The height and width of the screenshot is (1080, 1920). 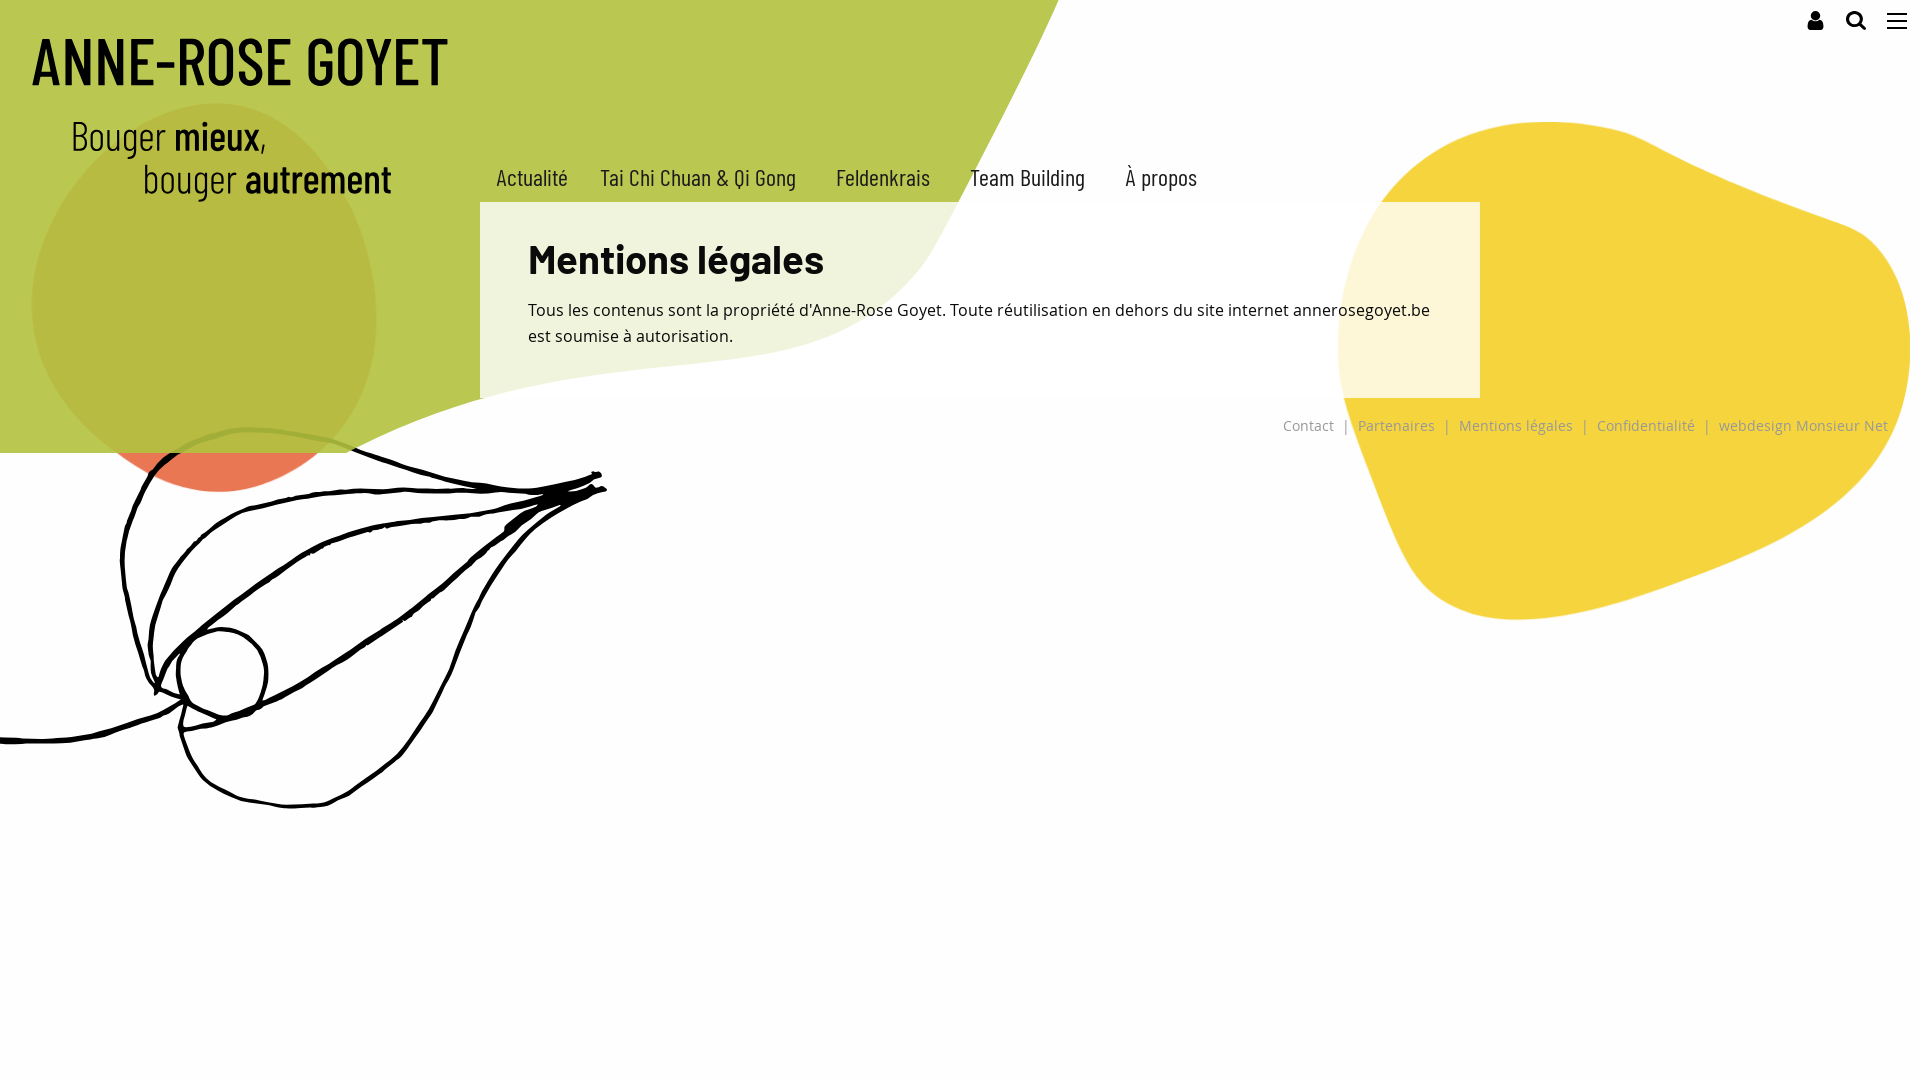 What do you see at coordinates (1395, 424) in the screenshot?
I see `'Partenaires'` at bounding box center [1395, 424].